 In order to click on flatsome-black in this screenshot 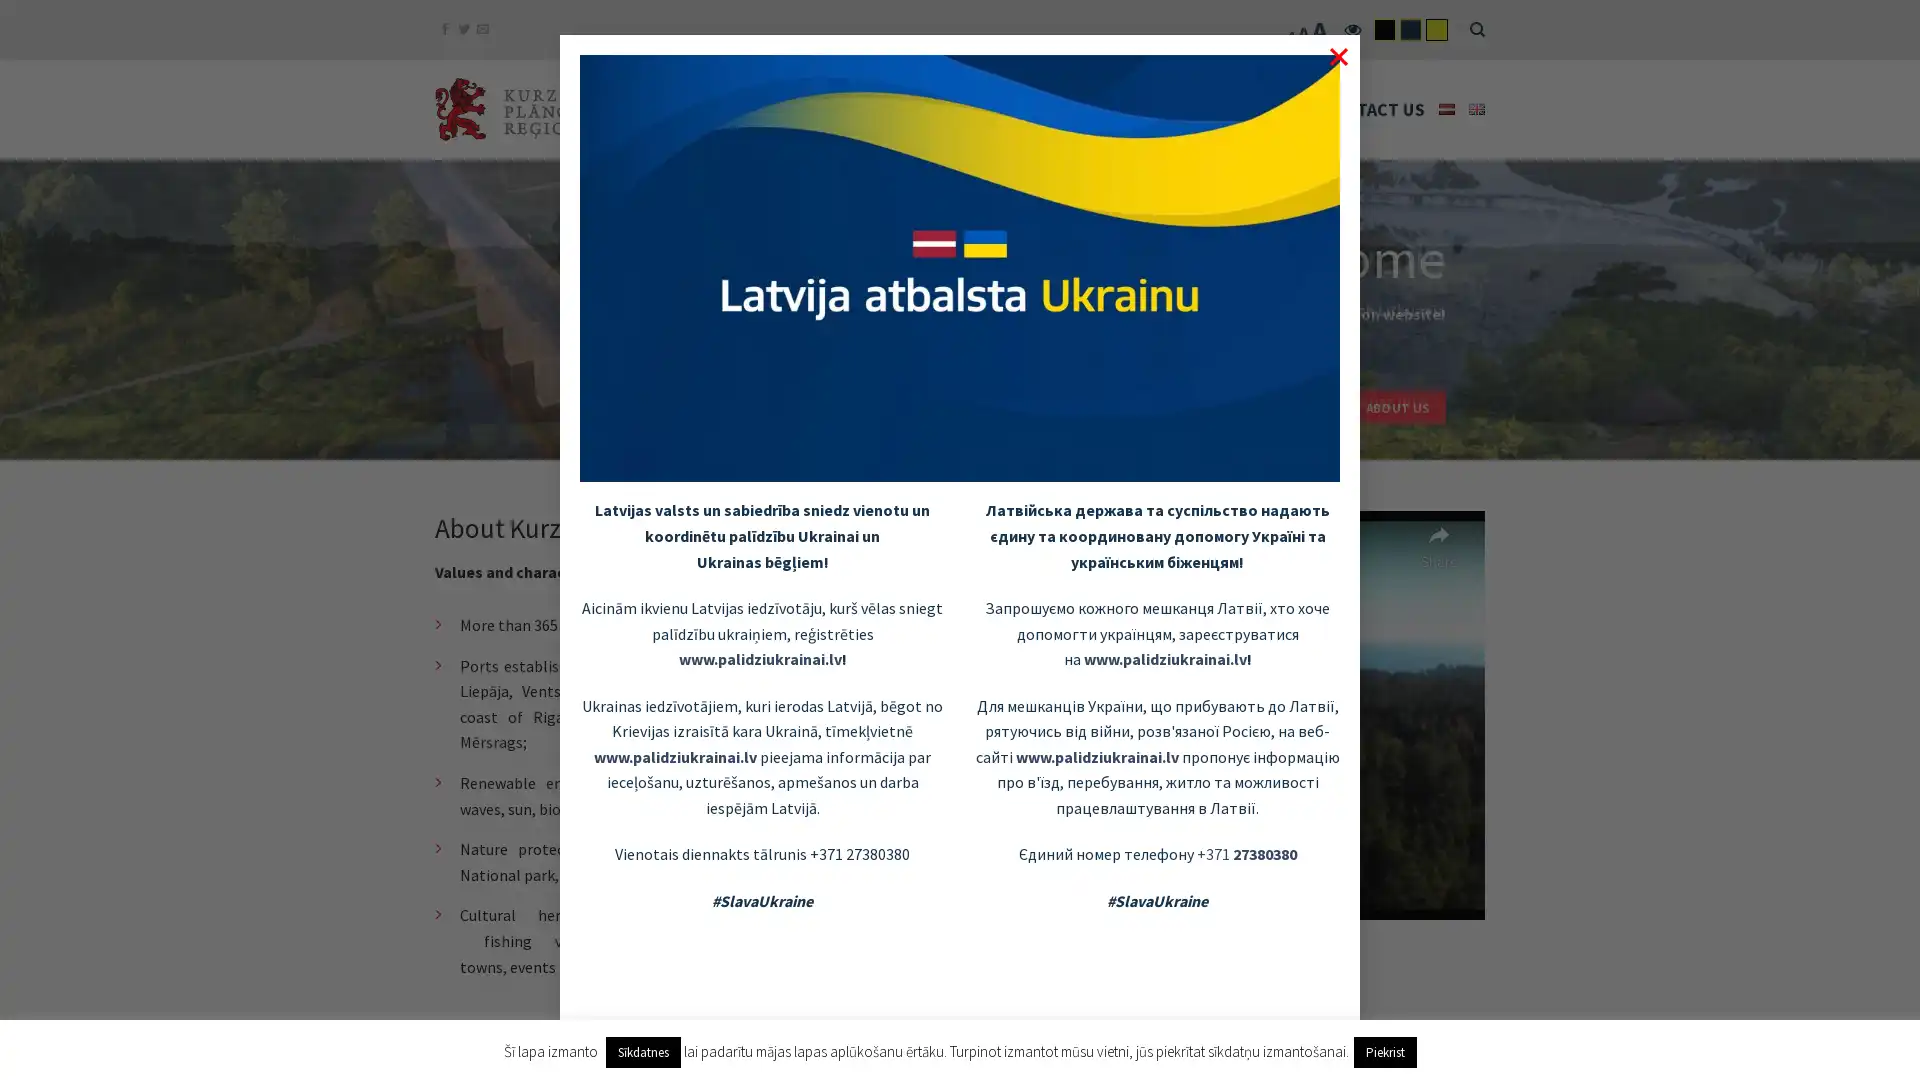, I will do `click(1384, 29)`.